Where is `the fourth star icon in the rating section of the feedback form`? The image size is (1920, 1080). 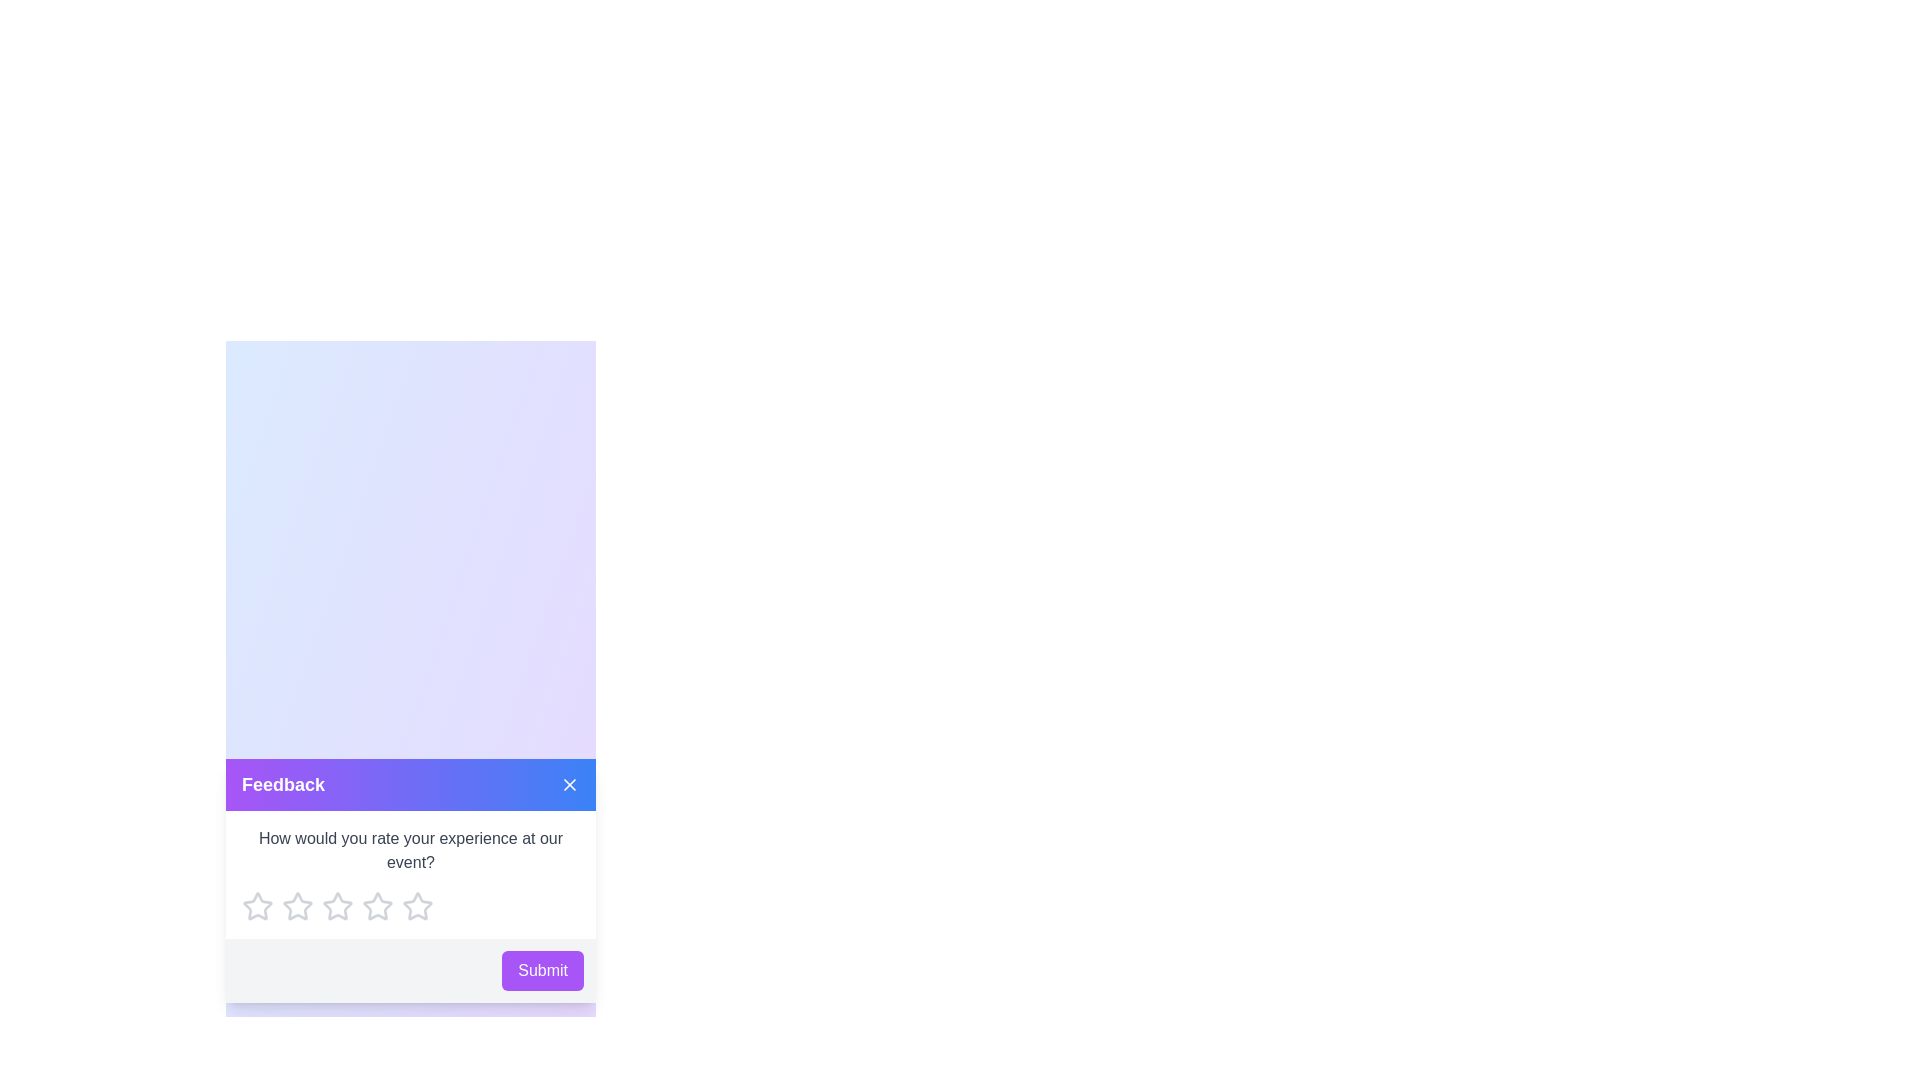 the fourth star icon in the rating section of the feedback form is located at coordinates (416, 906).